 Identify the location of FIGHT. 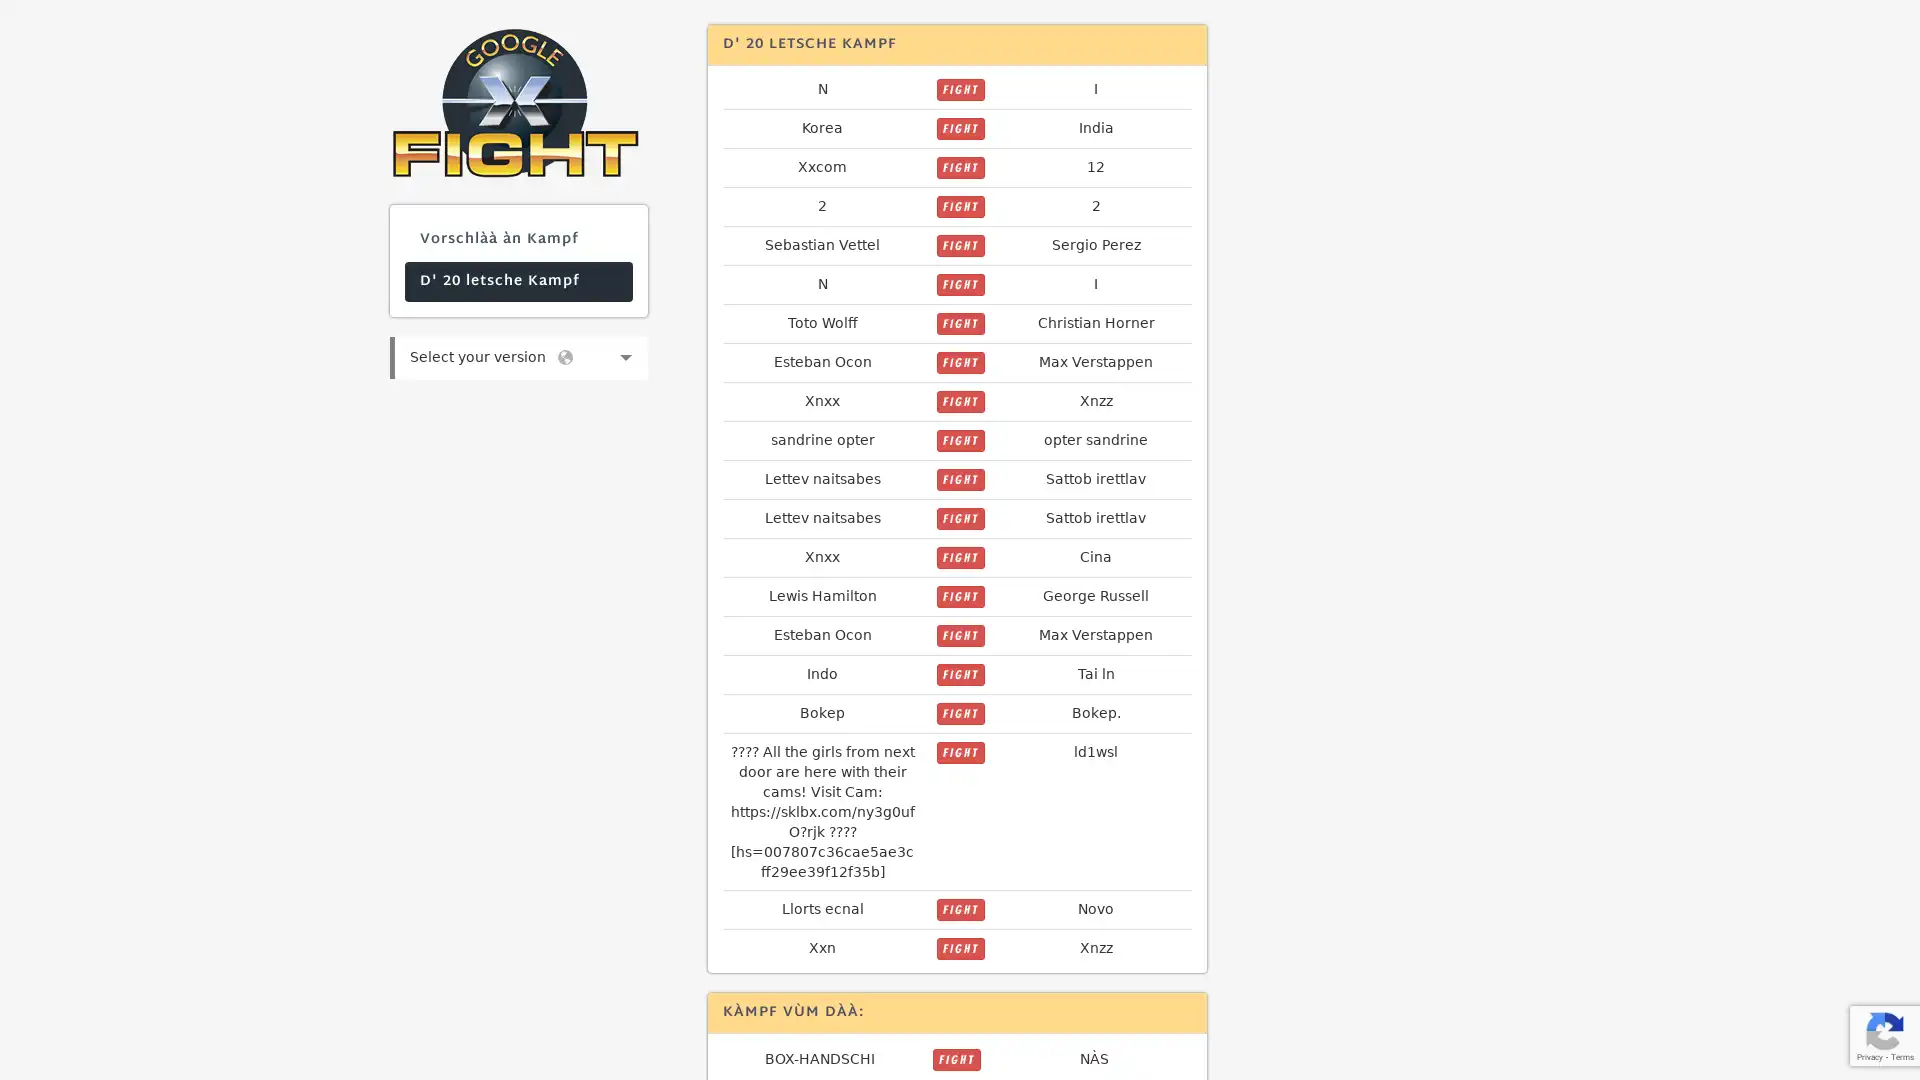
(960, 245).